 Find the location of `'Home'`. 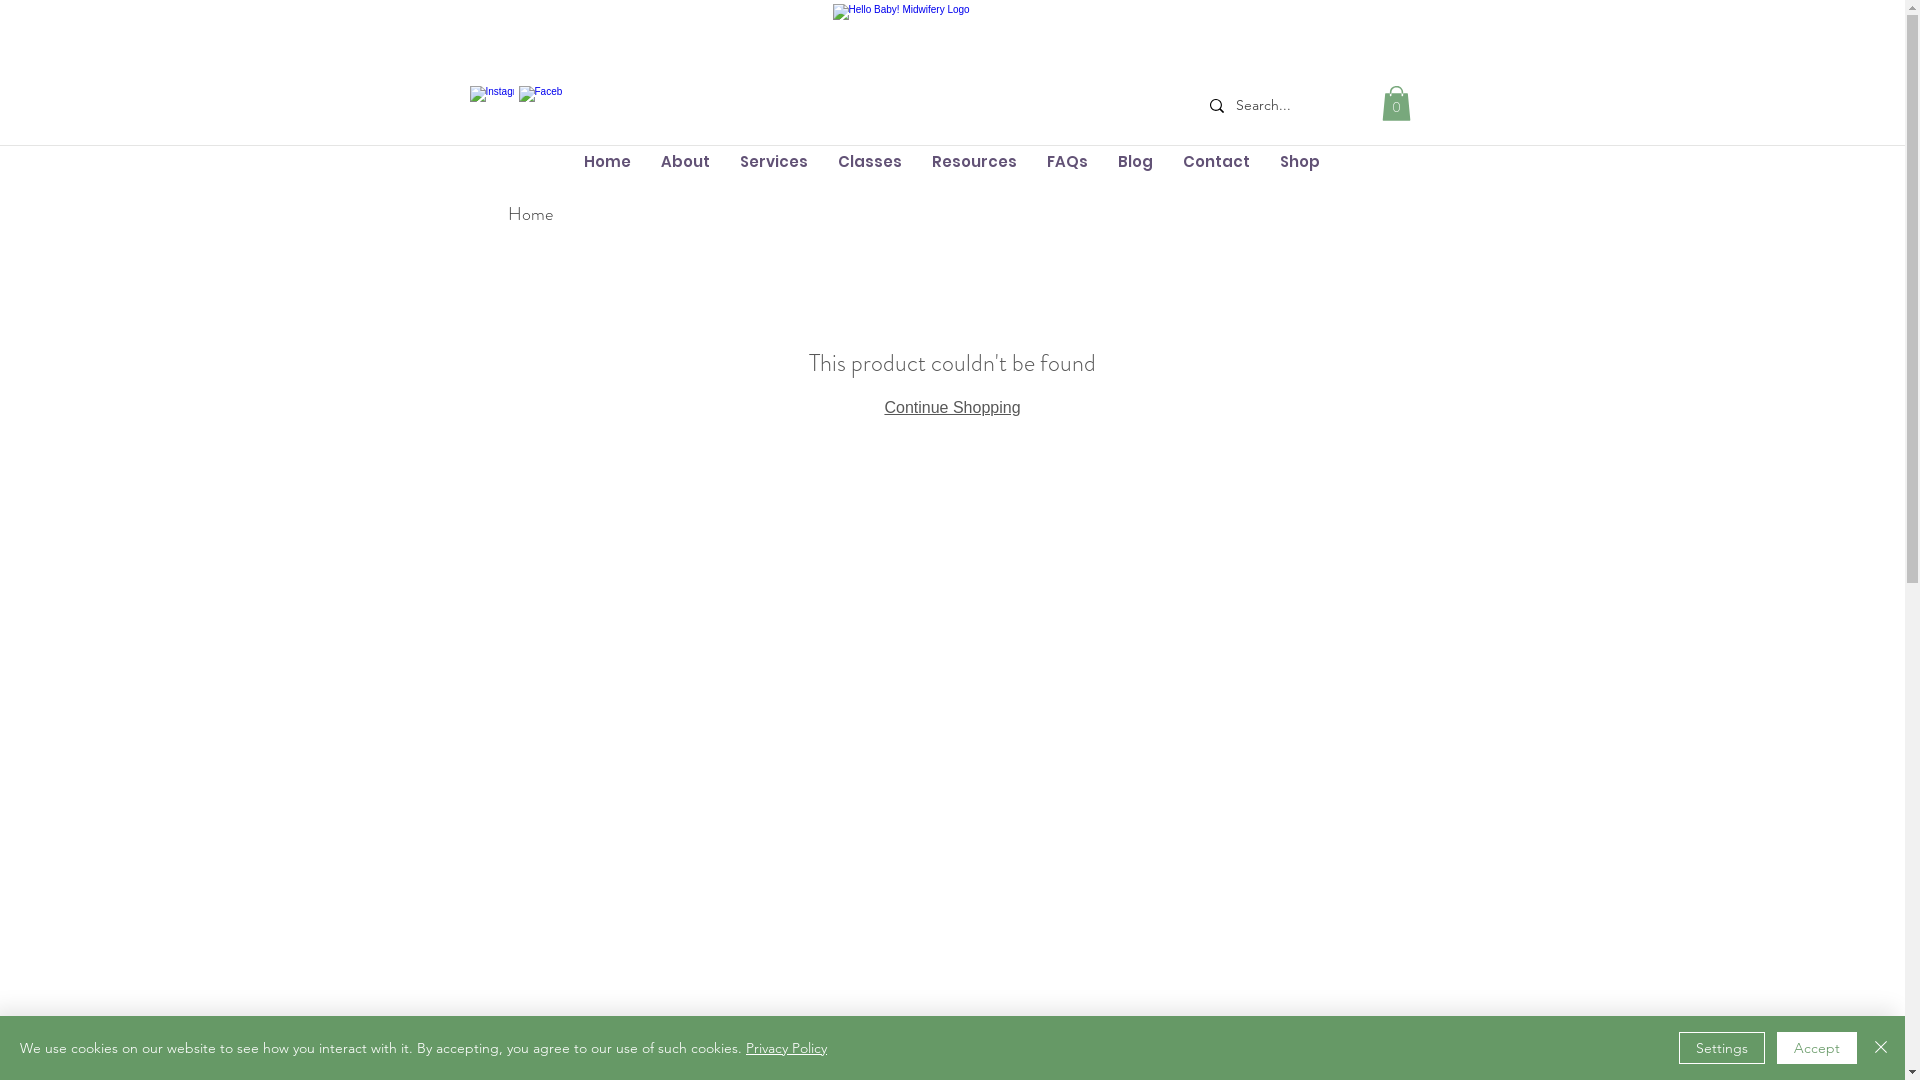

'Home' is located at coordinates (530, 213).